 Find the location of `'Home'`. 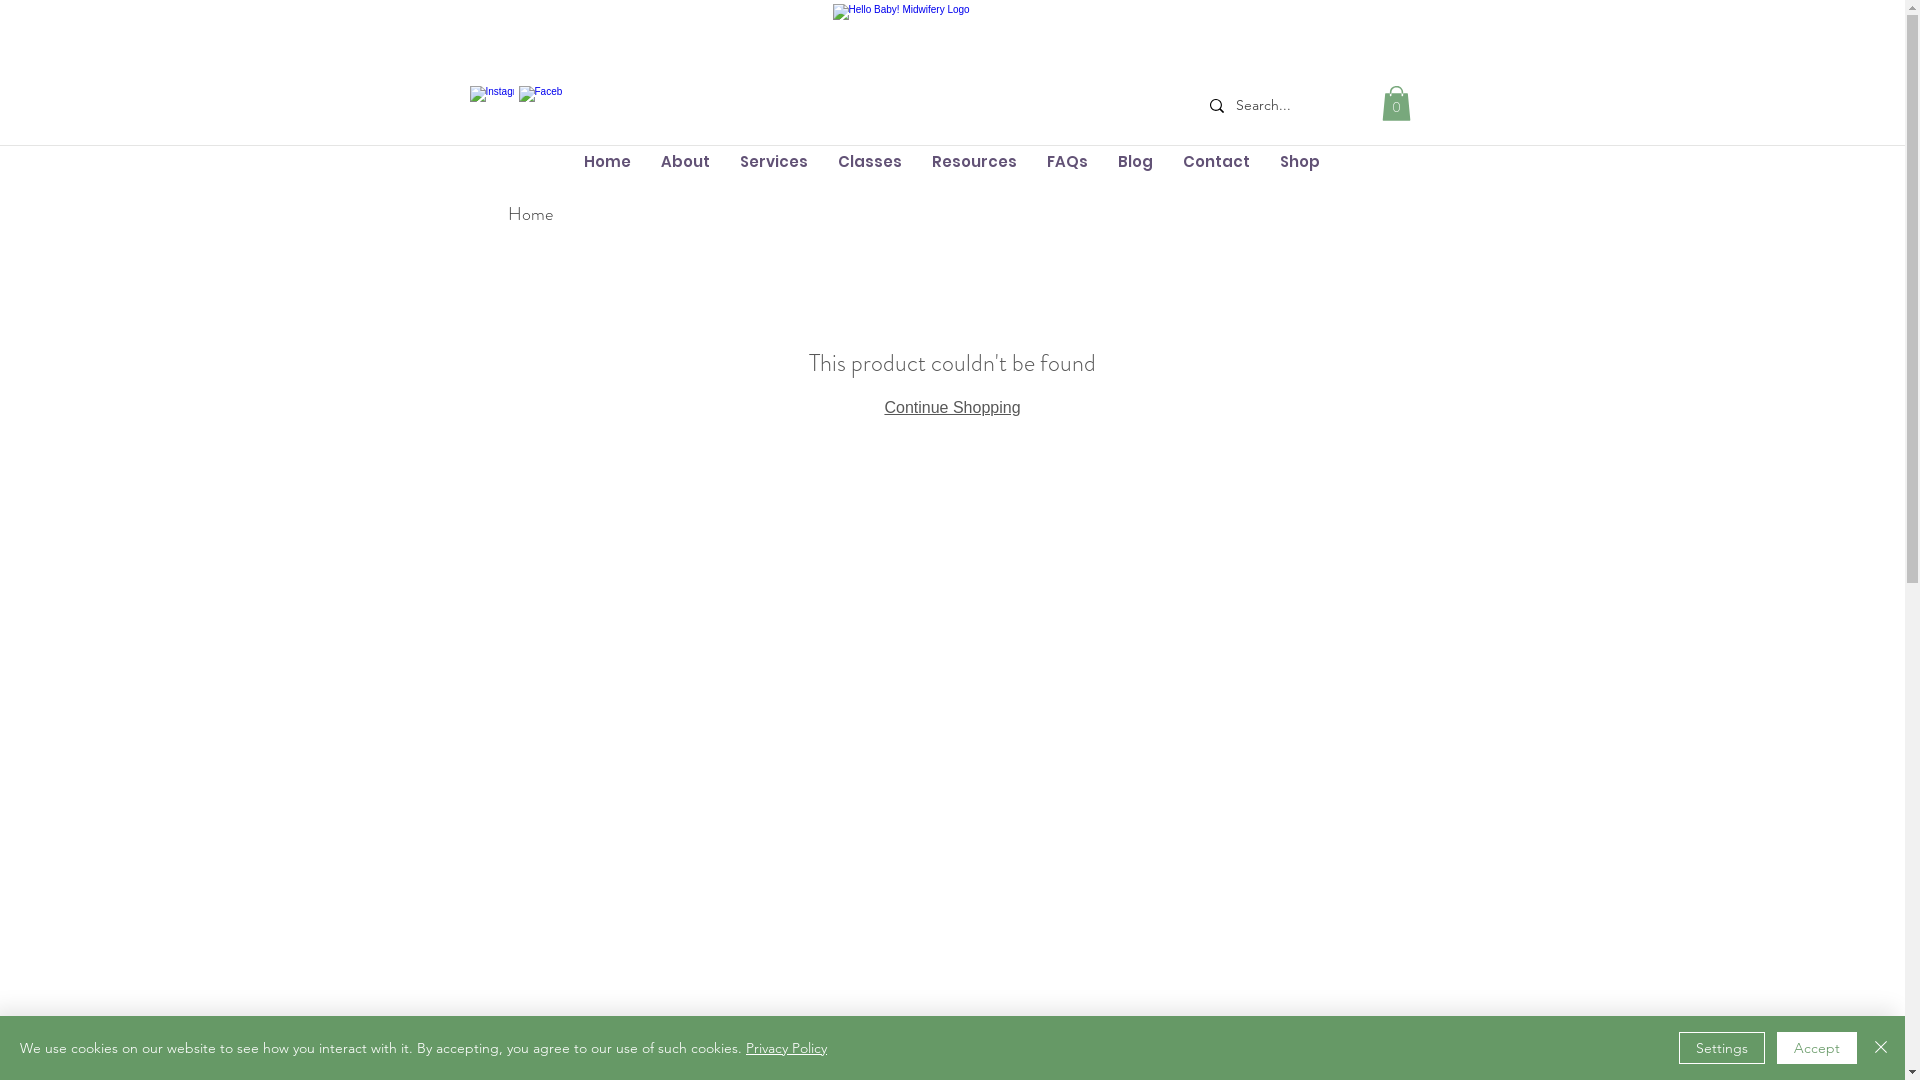

'Home' is located at coordinates (530, 213).